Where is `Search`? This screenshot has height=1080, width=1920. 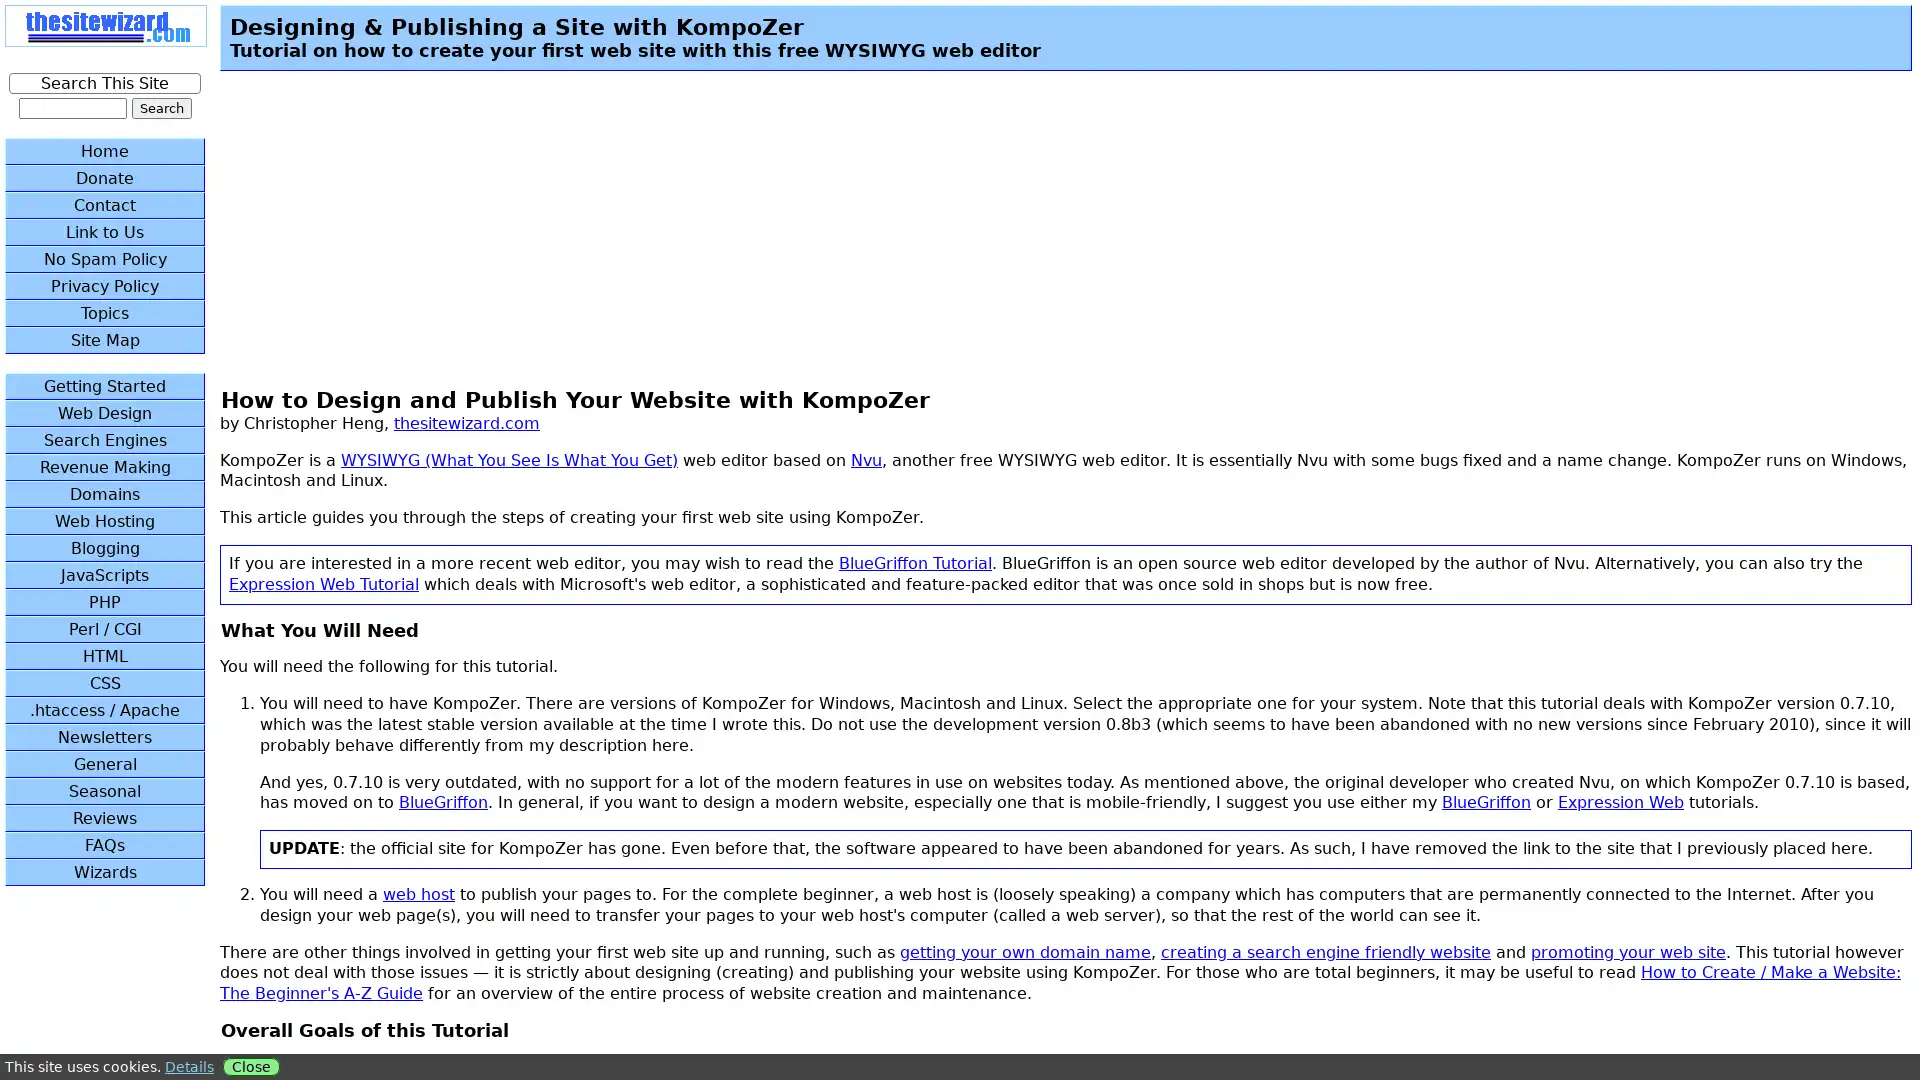
Search is located at coordinates (161, 108).